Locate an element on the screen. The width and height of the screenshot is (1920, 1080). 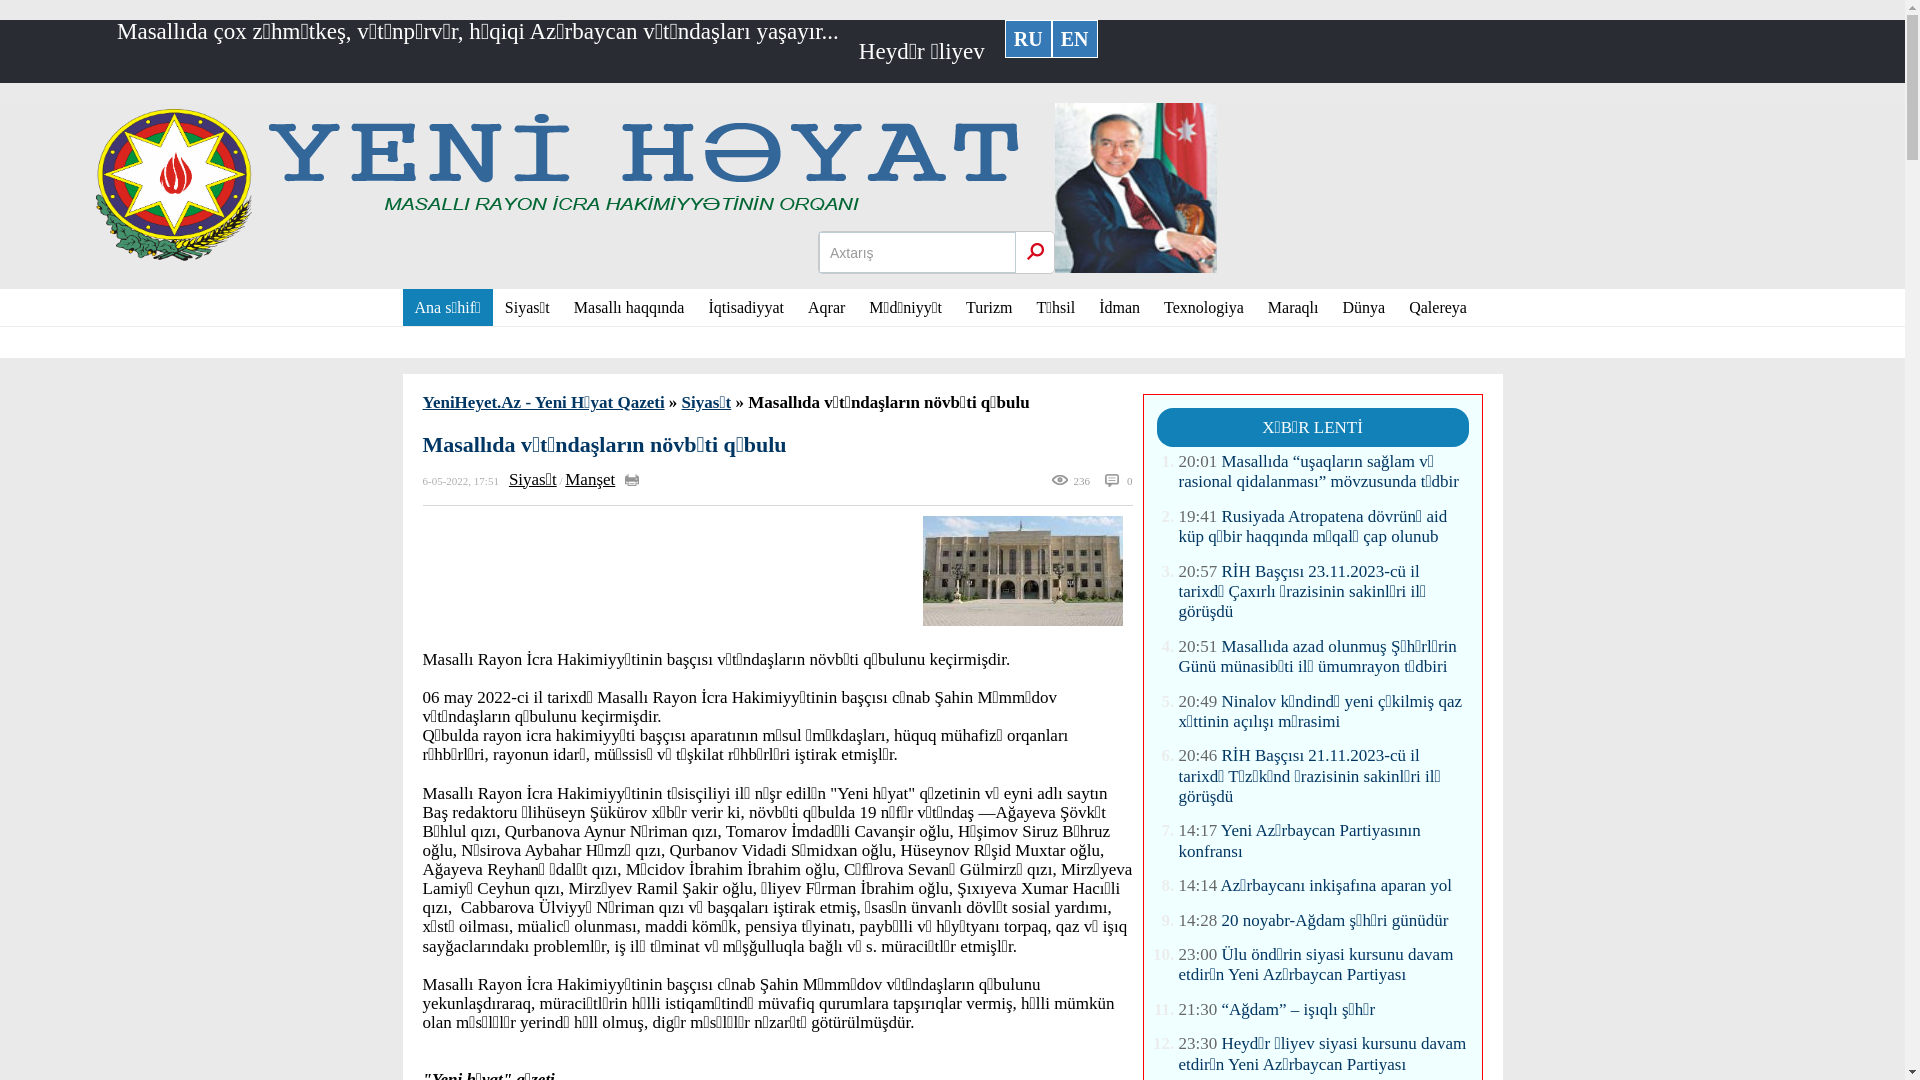
'OK' is located at coordinates (1035, 250).